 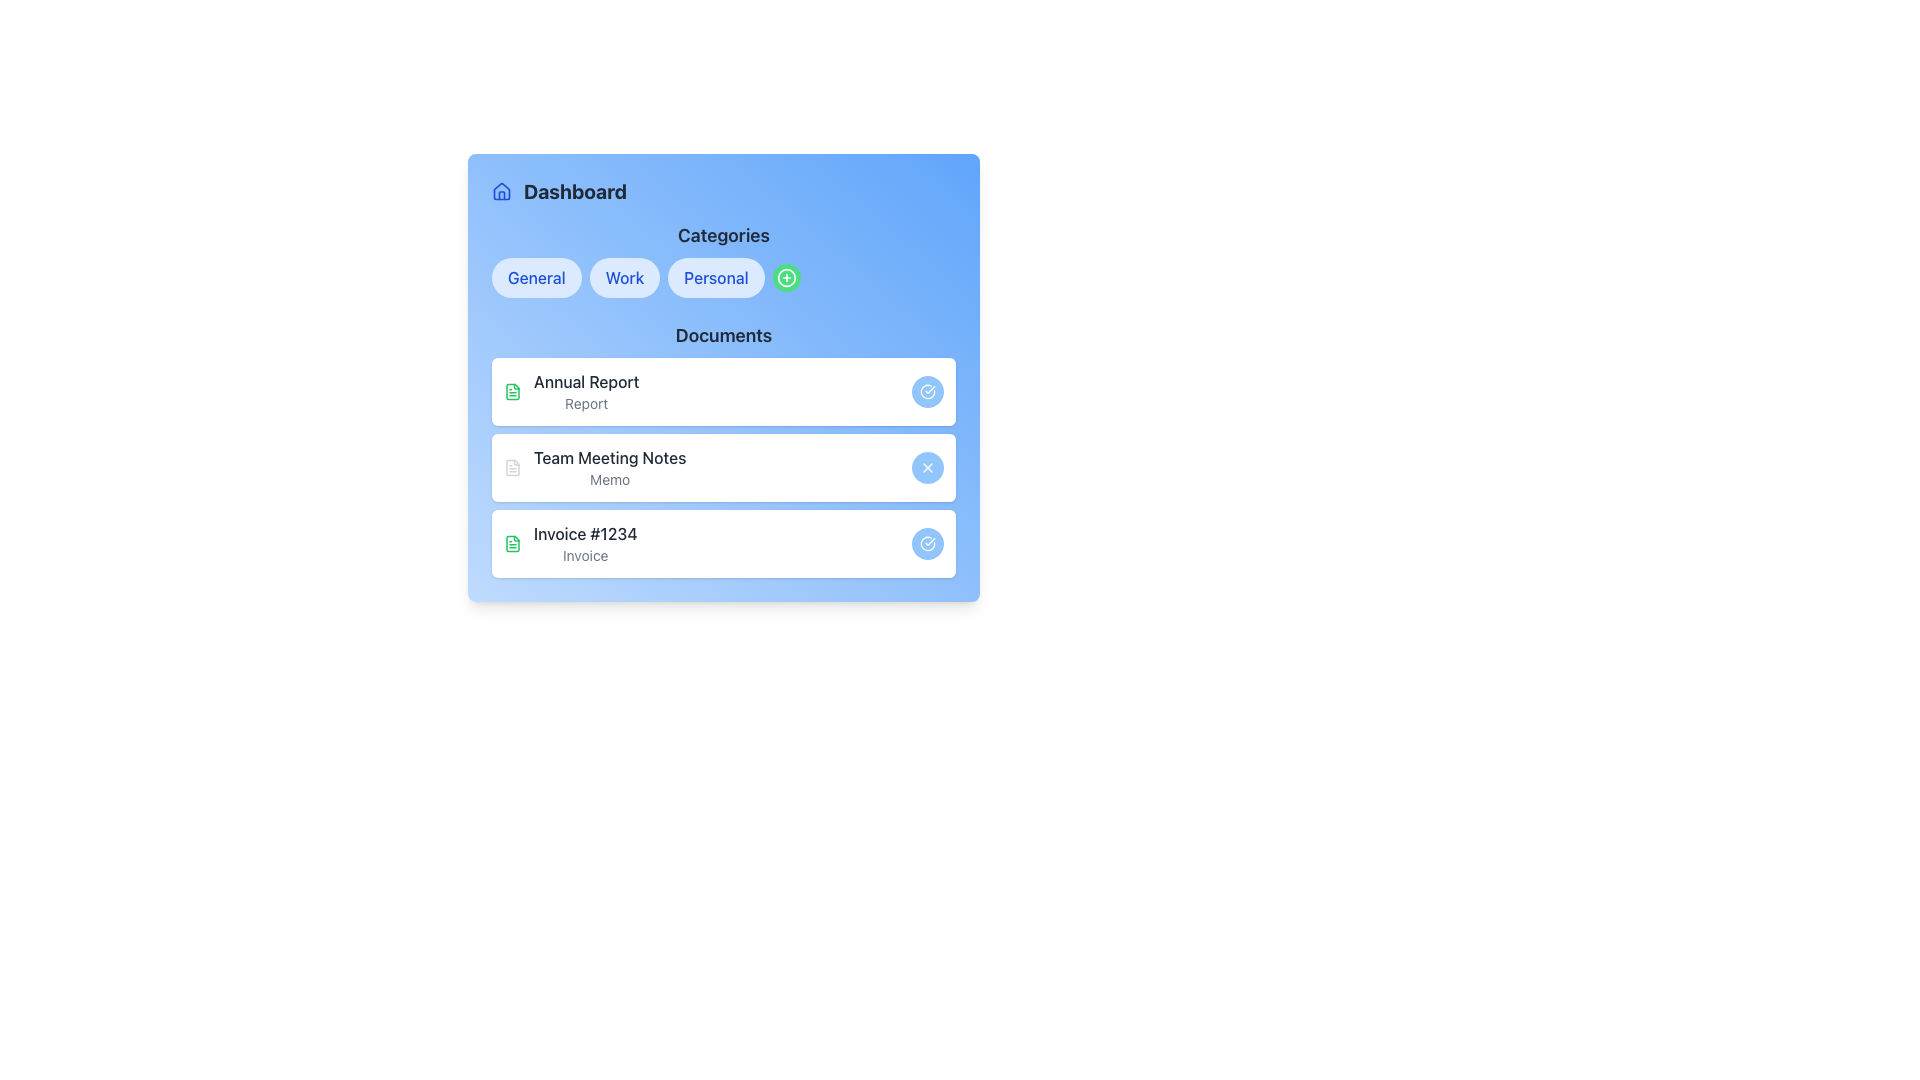 I want to click on the document icon located to the left of the text 'Team Meeting Notes' and 'Memo' in the 'Documents' section of the dashboard interface, so click(x=513, y=467).